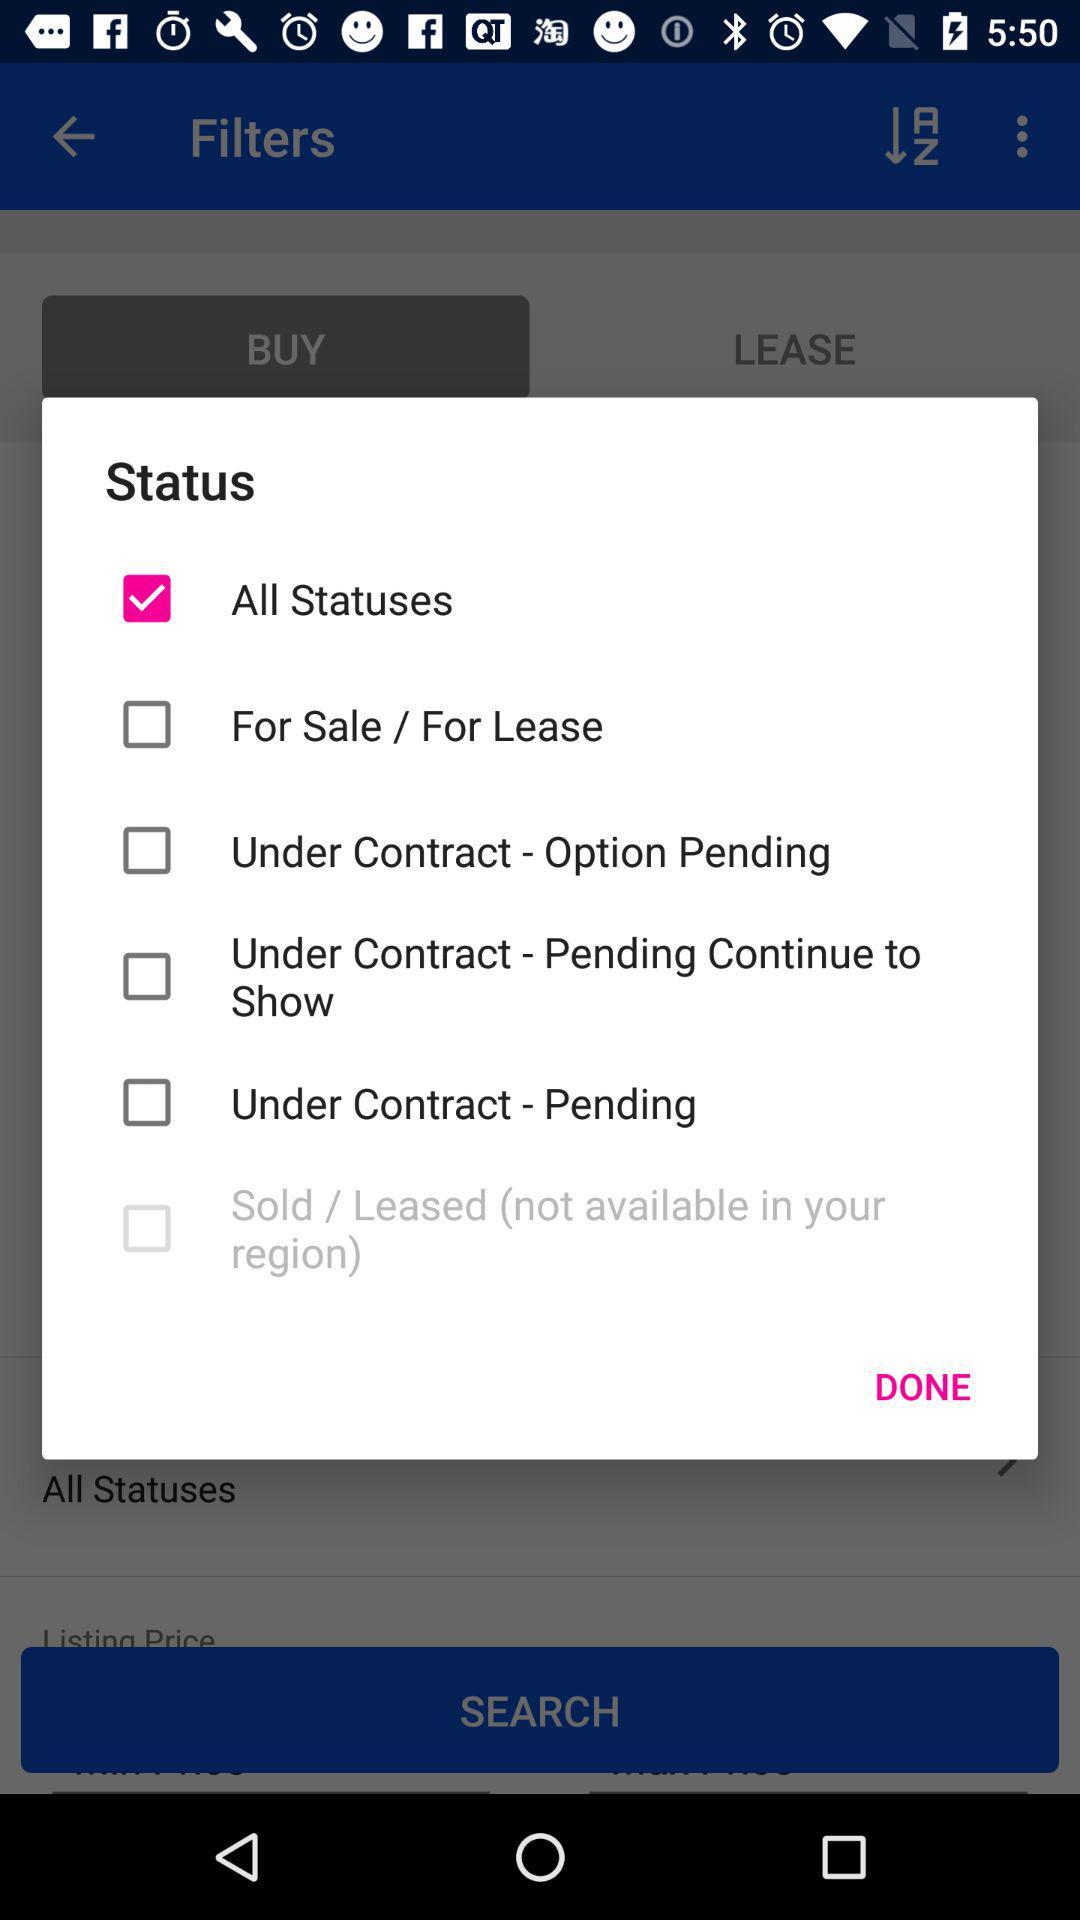  I want to click on sold leased not, so click(601, 1227).